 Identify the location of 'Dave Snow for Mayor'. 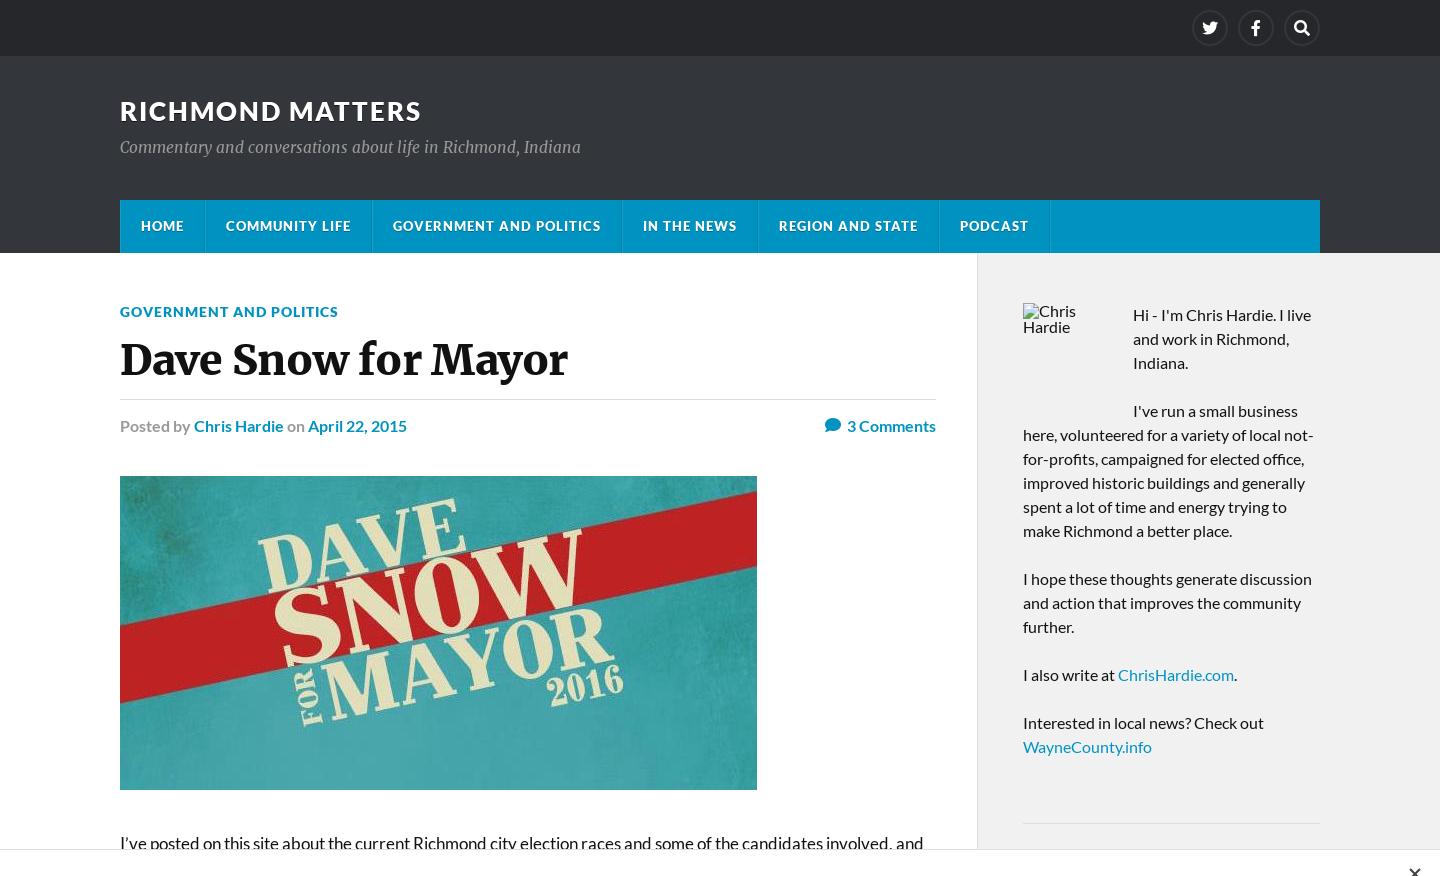
(343, 359).